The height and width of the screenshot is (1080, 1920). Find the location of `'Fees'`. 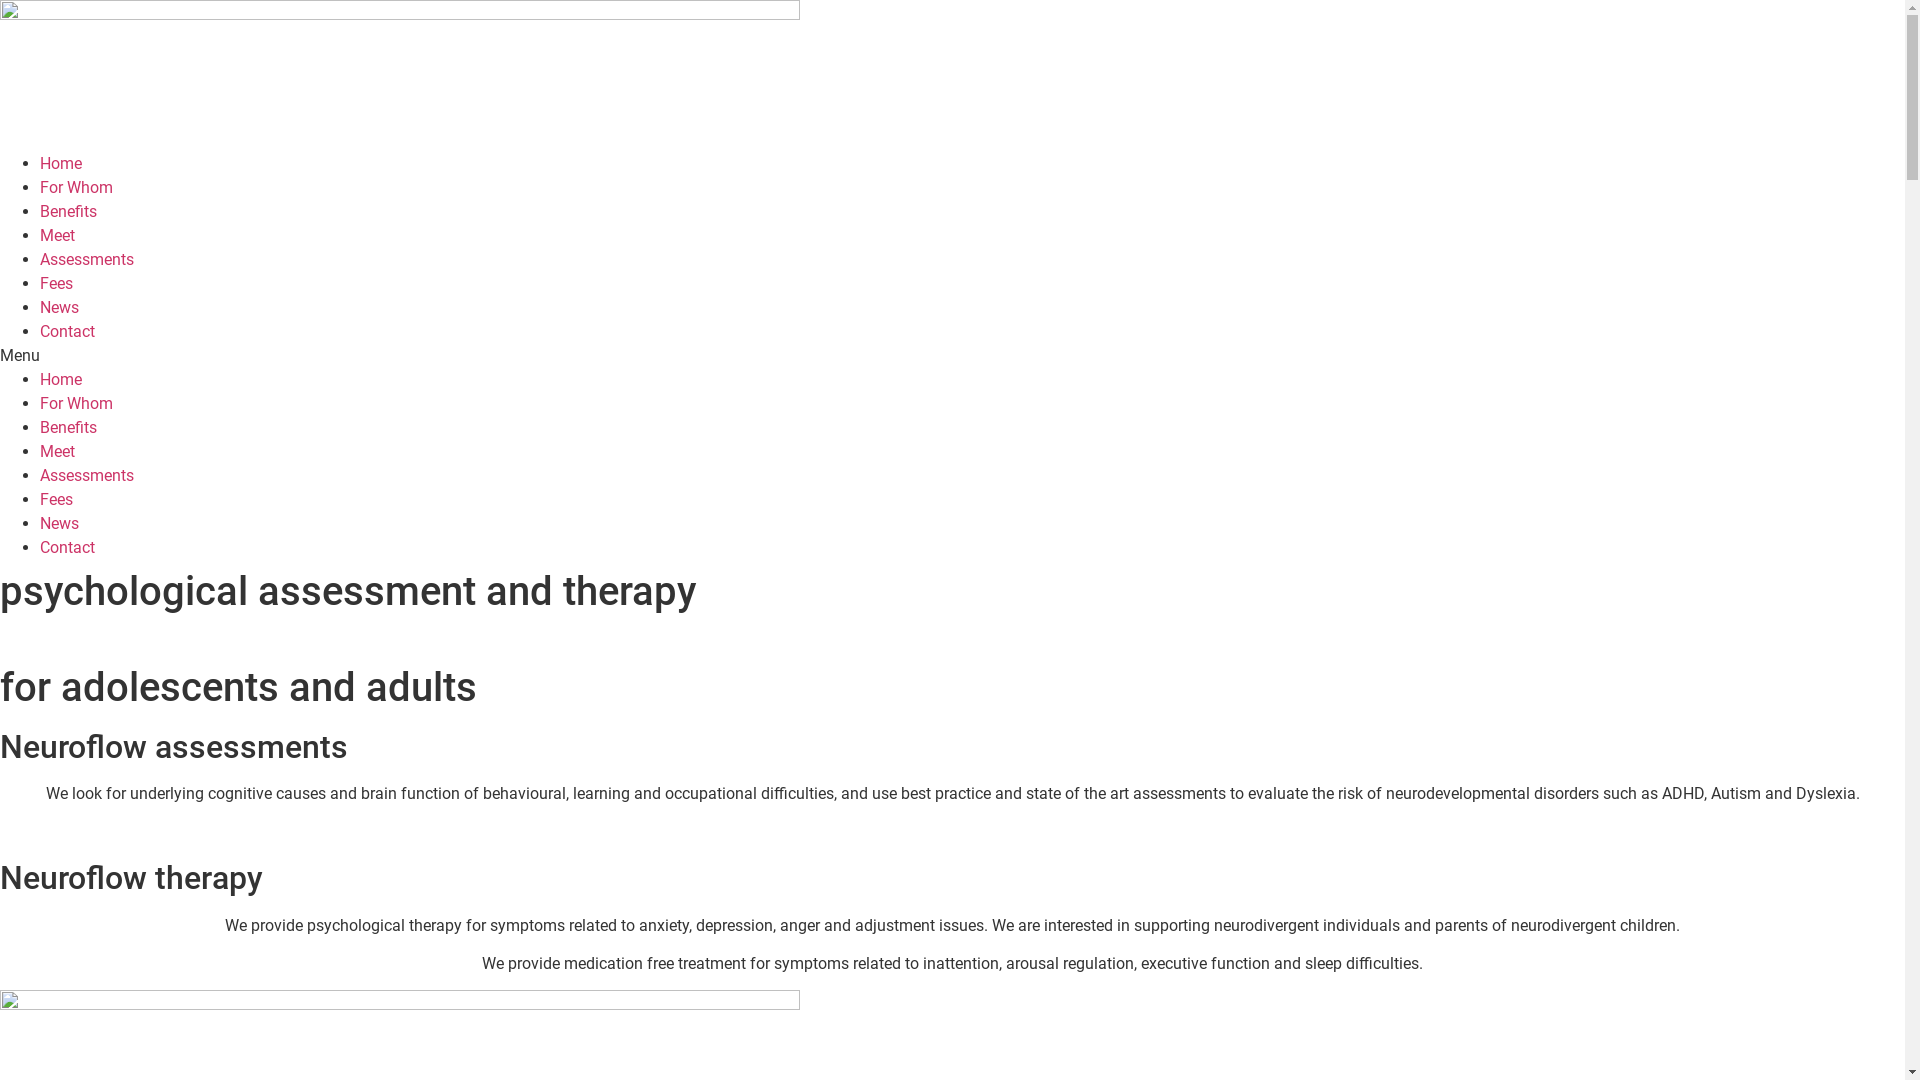

'Fees' is located at coordinates (56, 498).